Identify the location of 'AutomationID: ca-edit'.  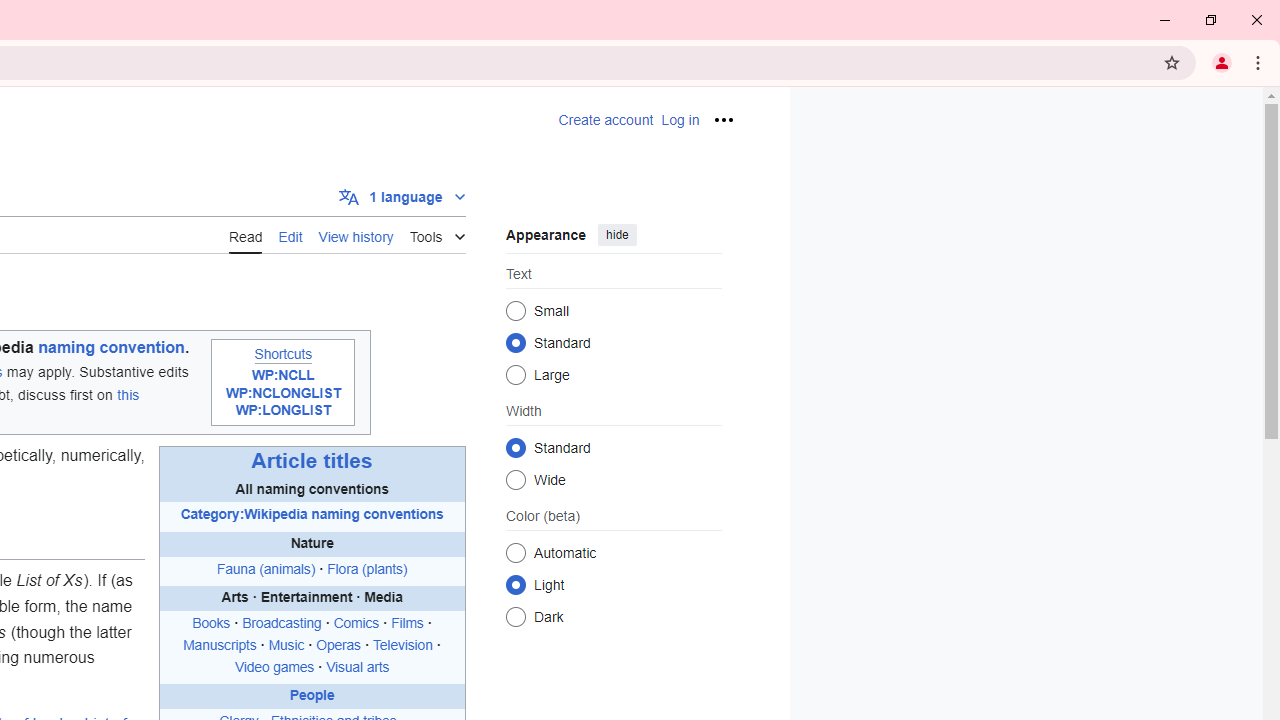
(289, 233).